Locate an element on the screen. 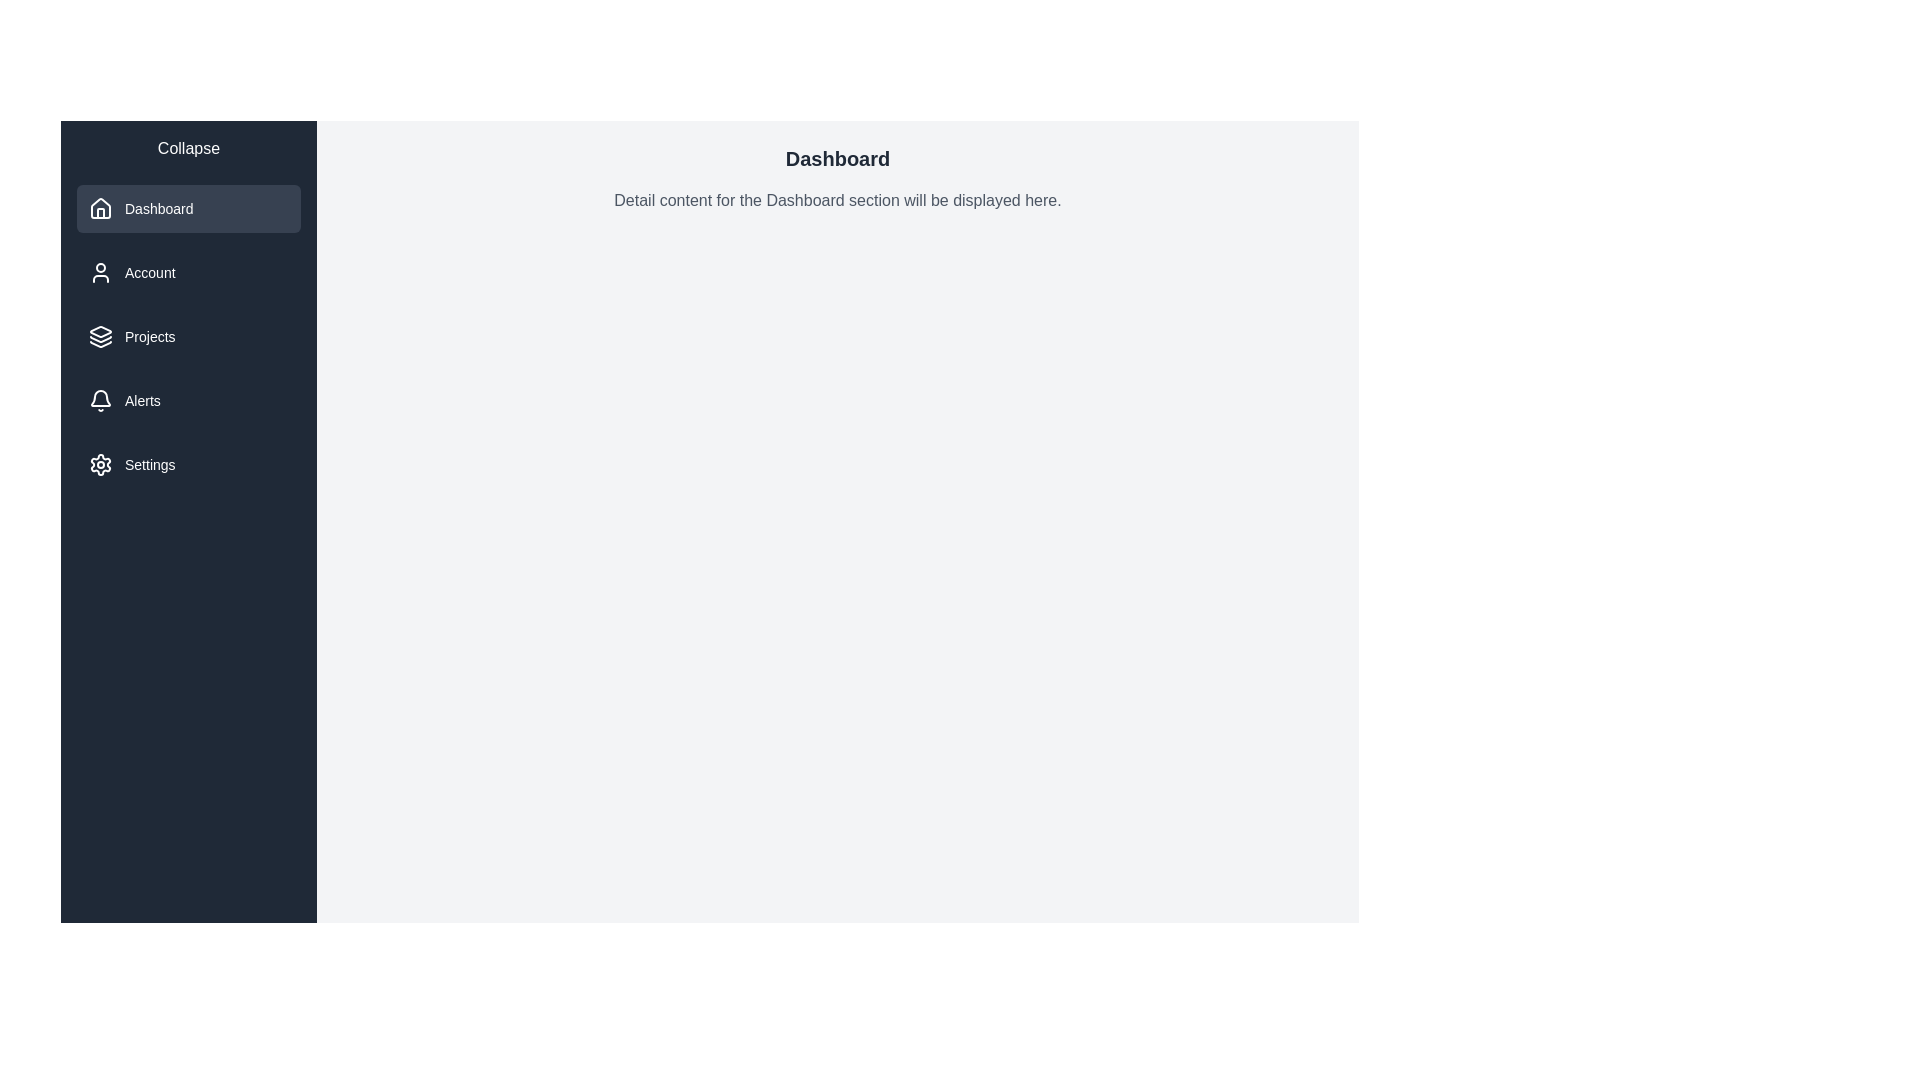  'Collapse' button to toggle the menu state is located at coordinates (188, 148).